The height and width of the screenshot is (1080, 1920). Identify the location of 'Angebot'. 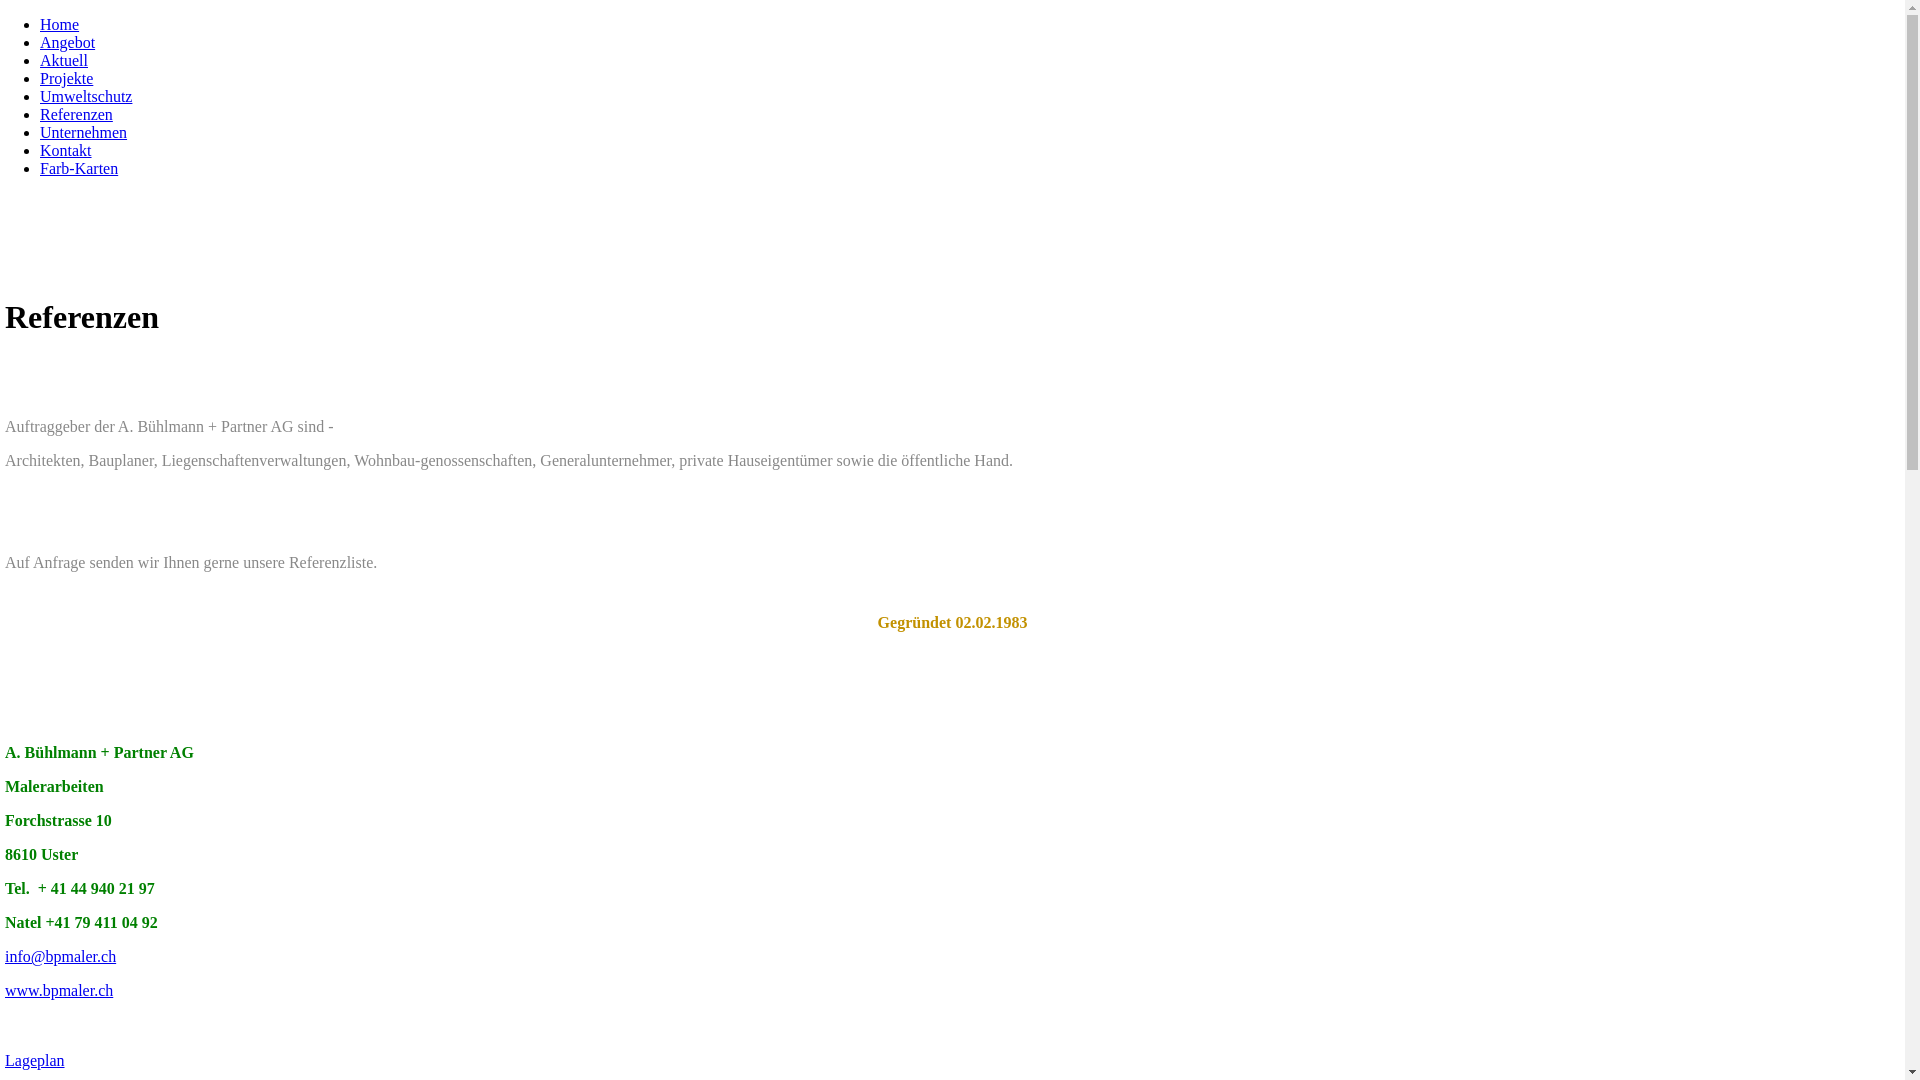
(67, 42).